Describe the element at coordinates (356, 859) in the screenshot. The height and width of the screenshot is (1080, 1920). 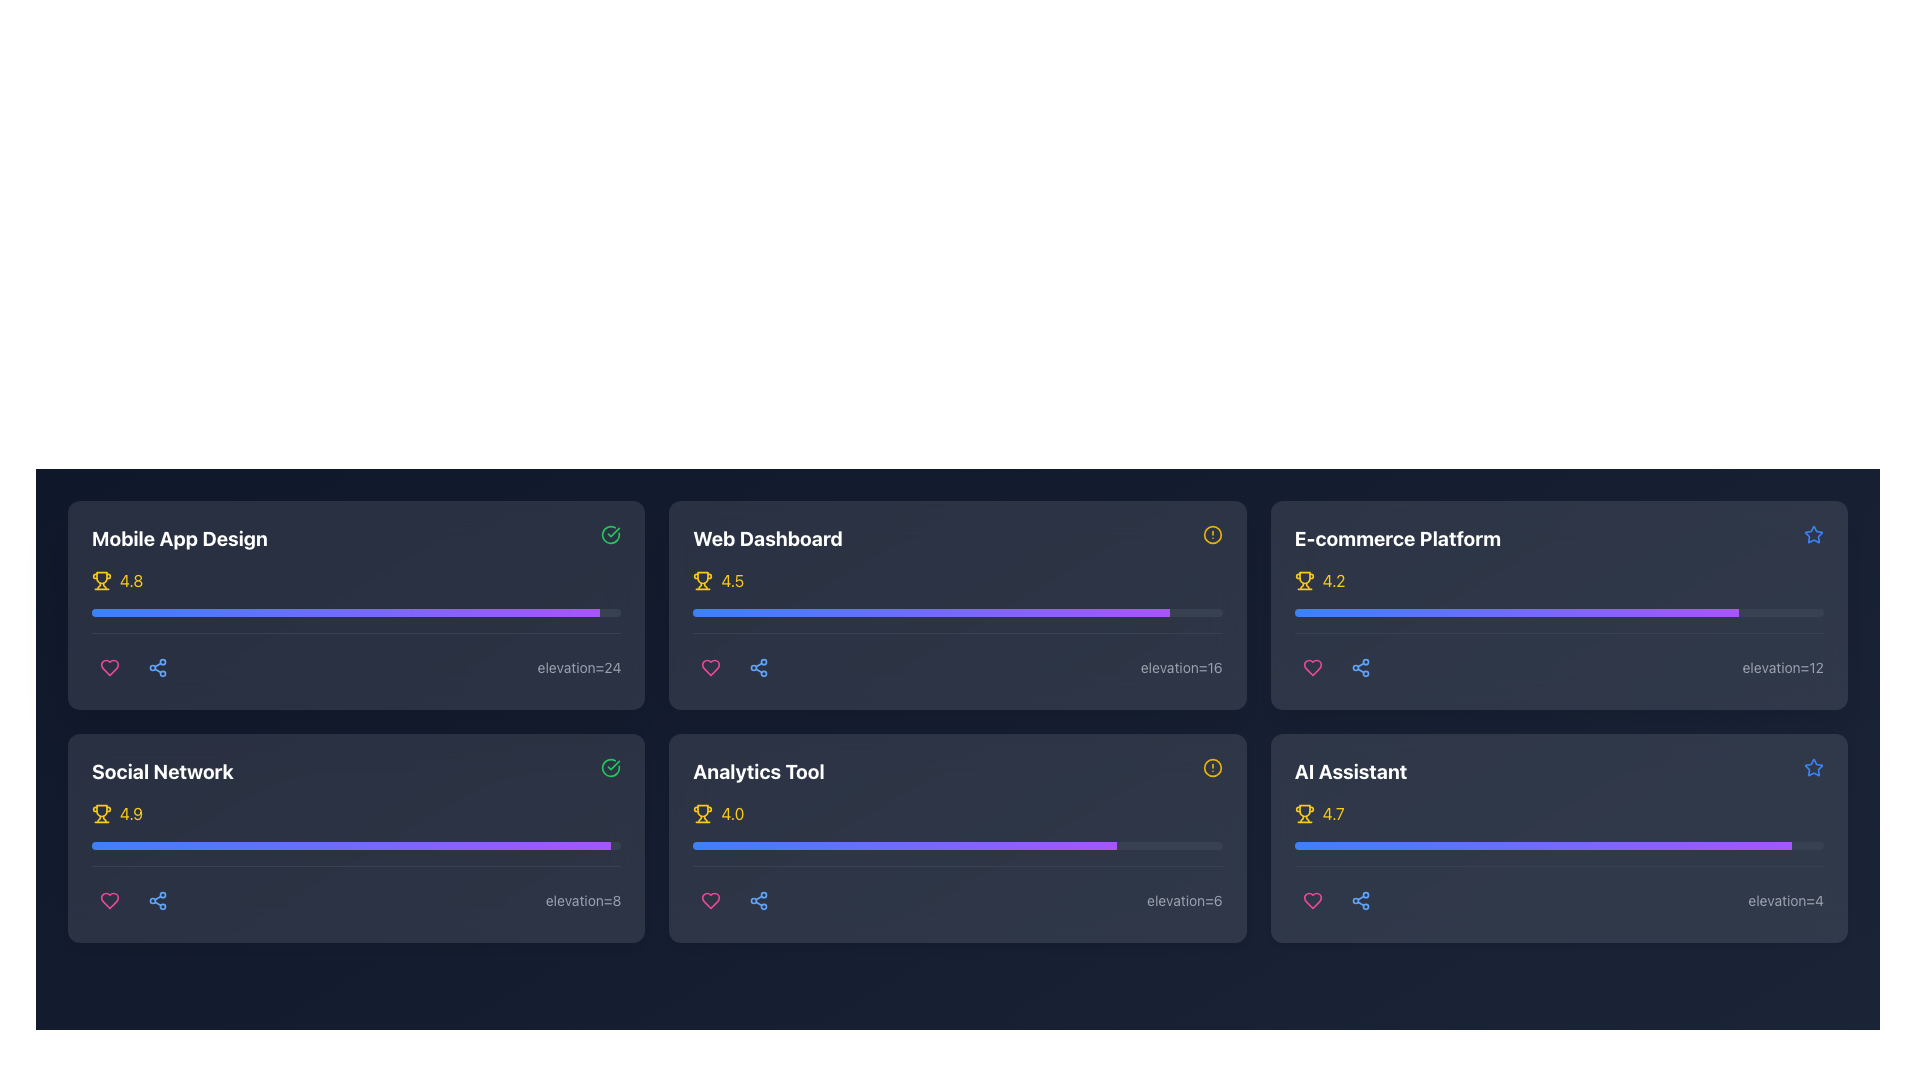
I see `the horizontal progress bar with a gradient fill located within the 'Social Network' card, positioned beneath the trophy icon and the 4.9 rating text` at that location.